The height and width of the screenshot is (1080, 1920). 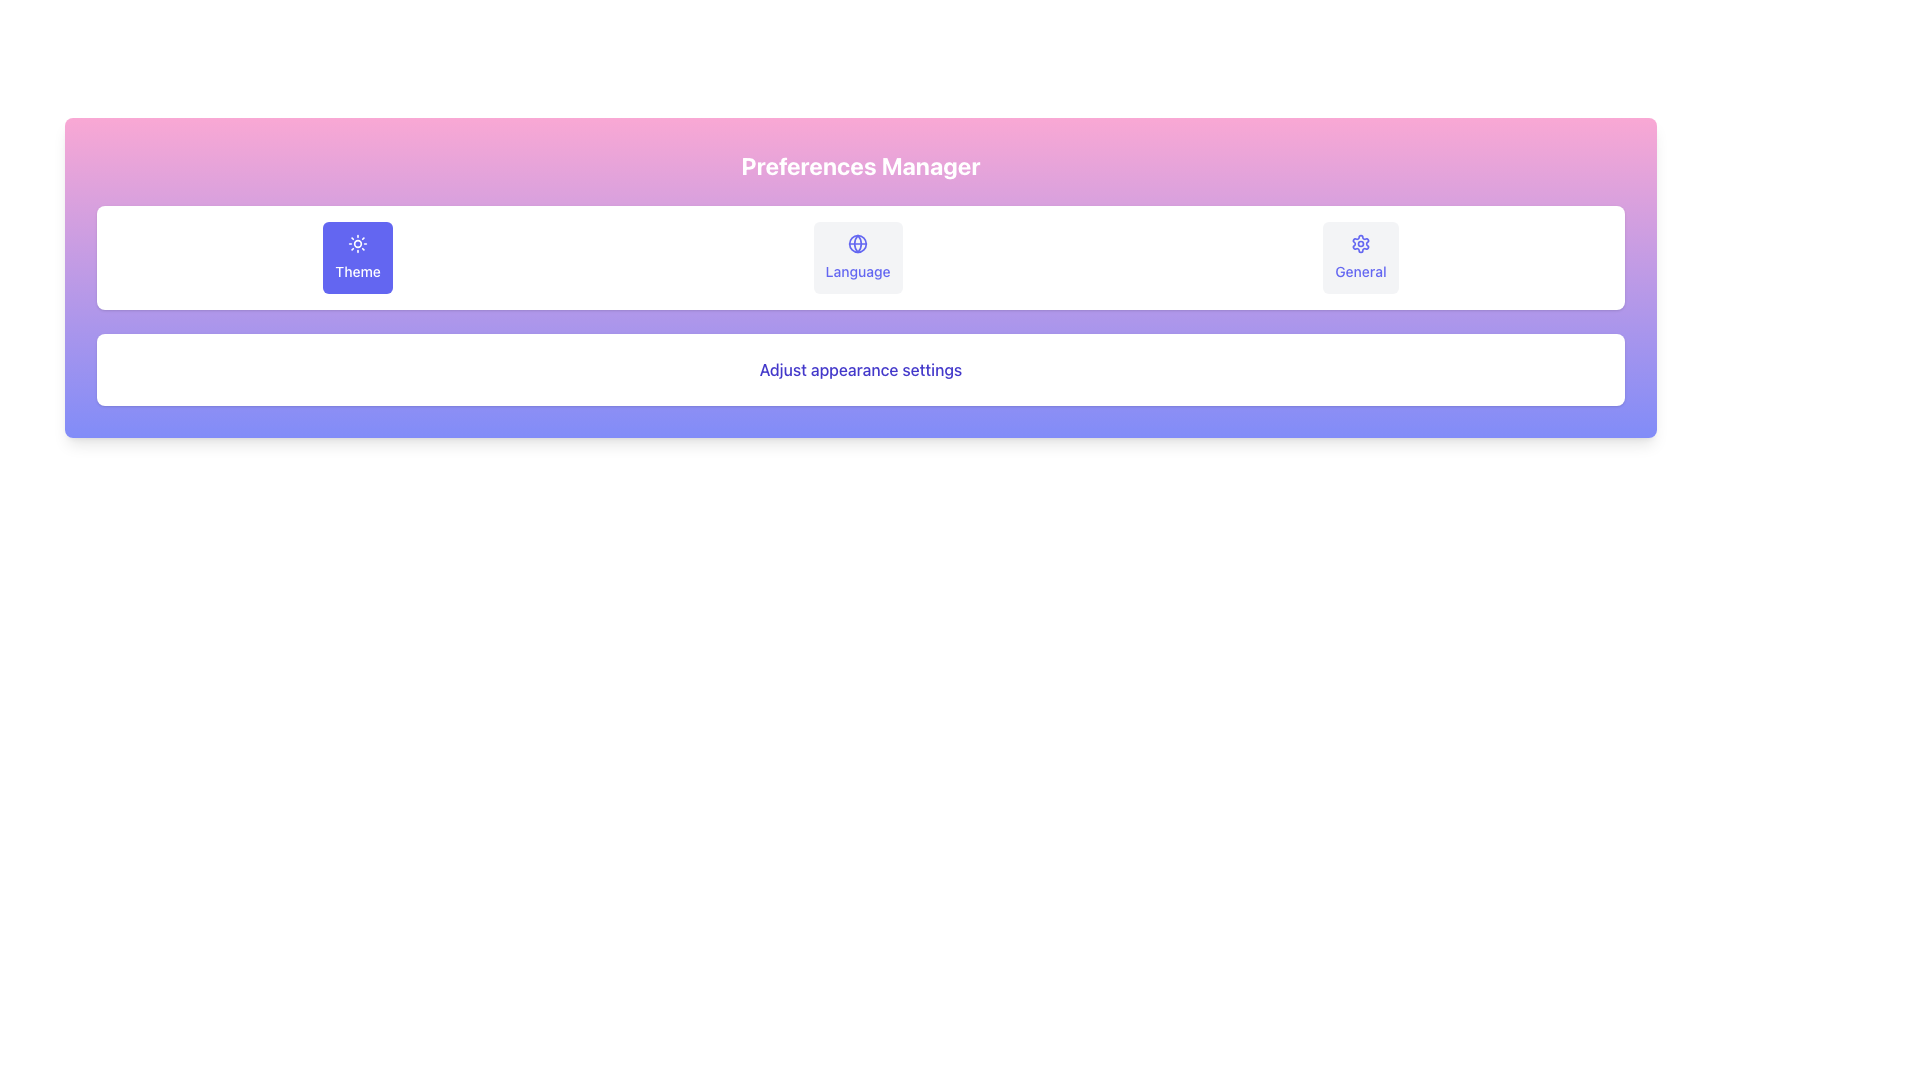 I want to click on the central icon of the 'Language' button, located in the middle column of the three buttons under the 'Preferences Manager' header, so click(x=858, y=242).